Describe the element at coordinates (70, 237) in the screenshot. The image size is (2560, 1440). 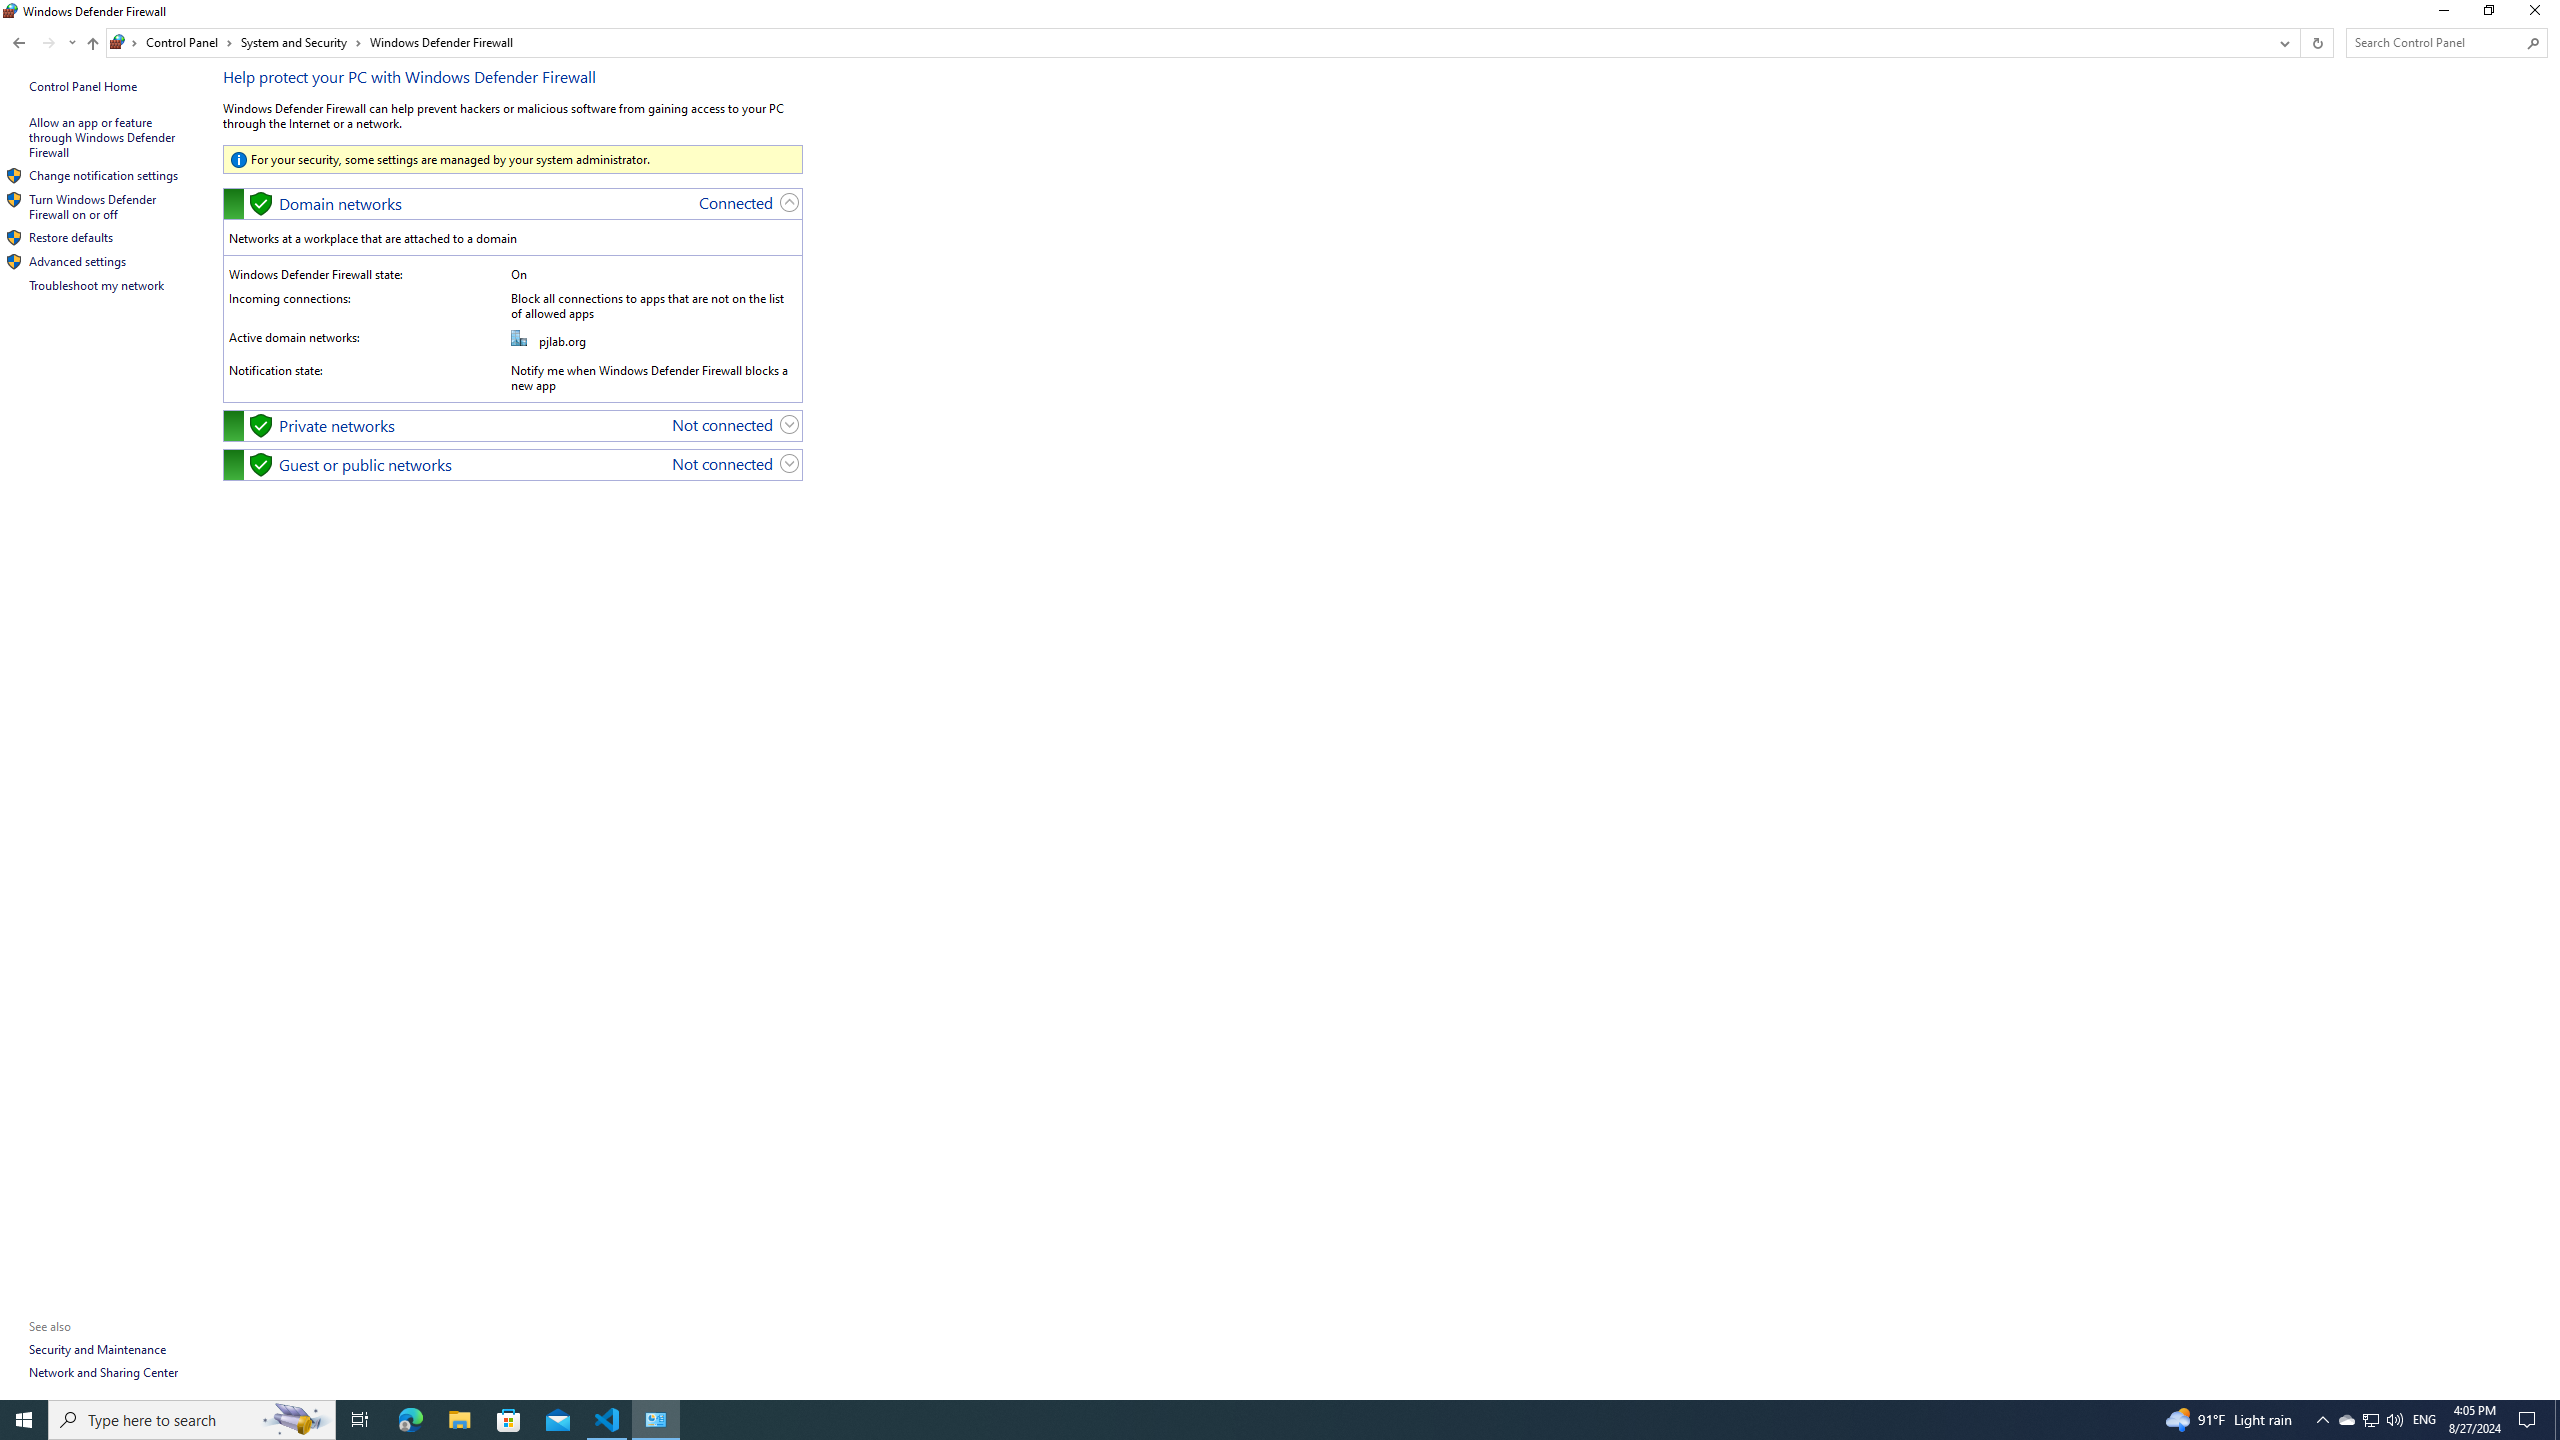
I see `'Restore defaults'` at that location.